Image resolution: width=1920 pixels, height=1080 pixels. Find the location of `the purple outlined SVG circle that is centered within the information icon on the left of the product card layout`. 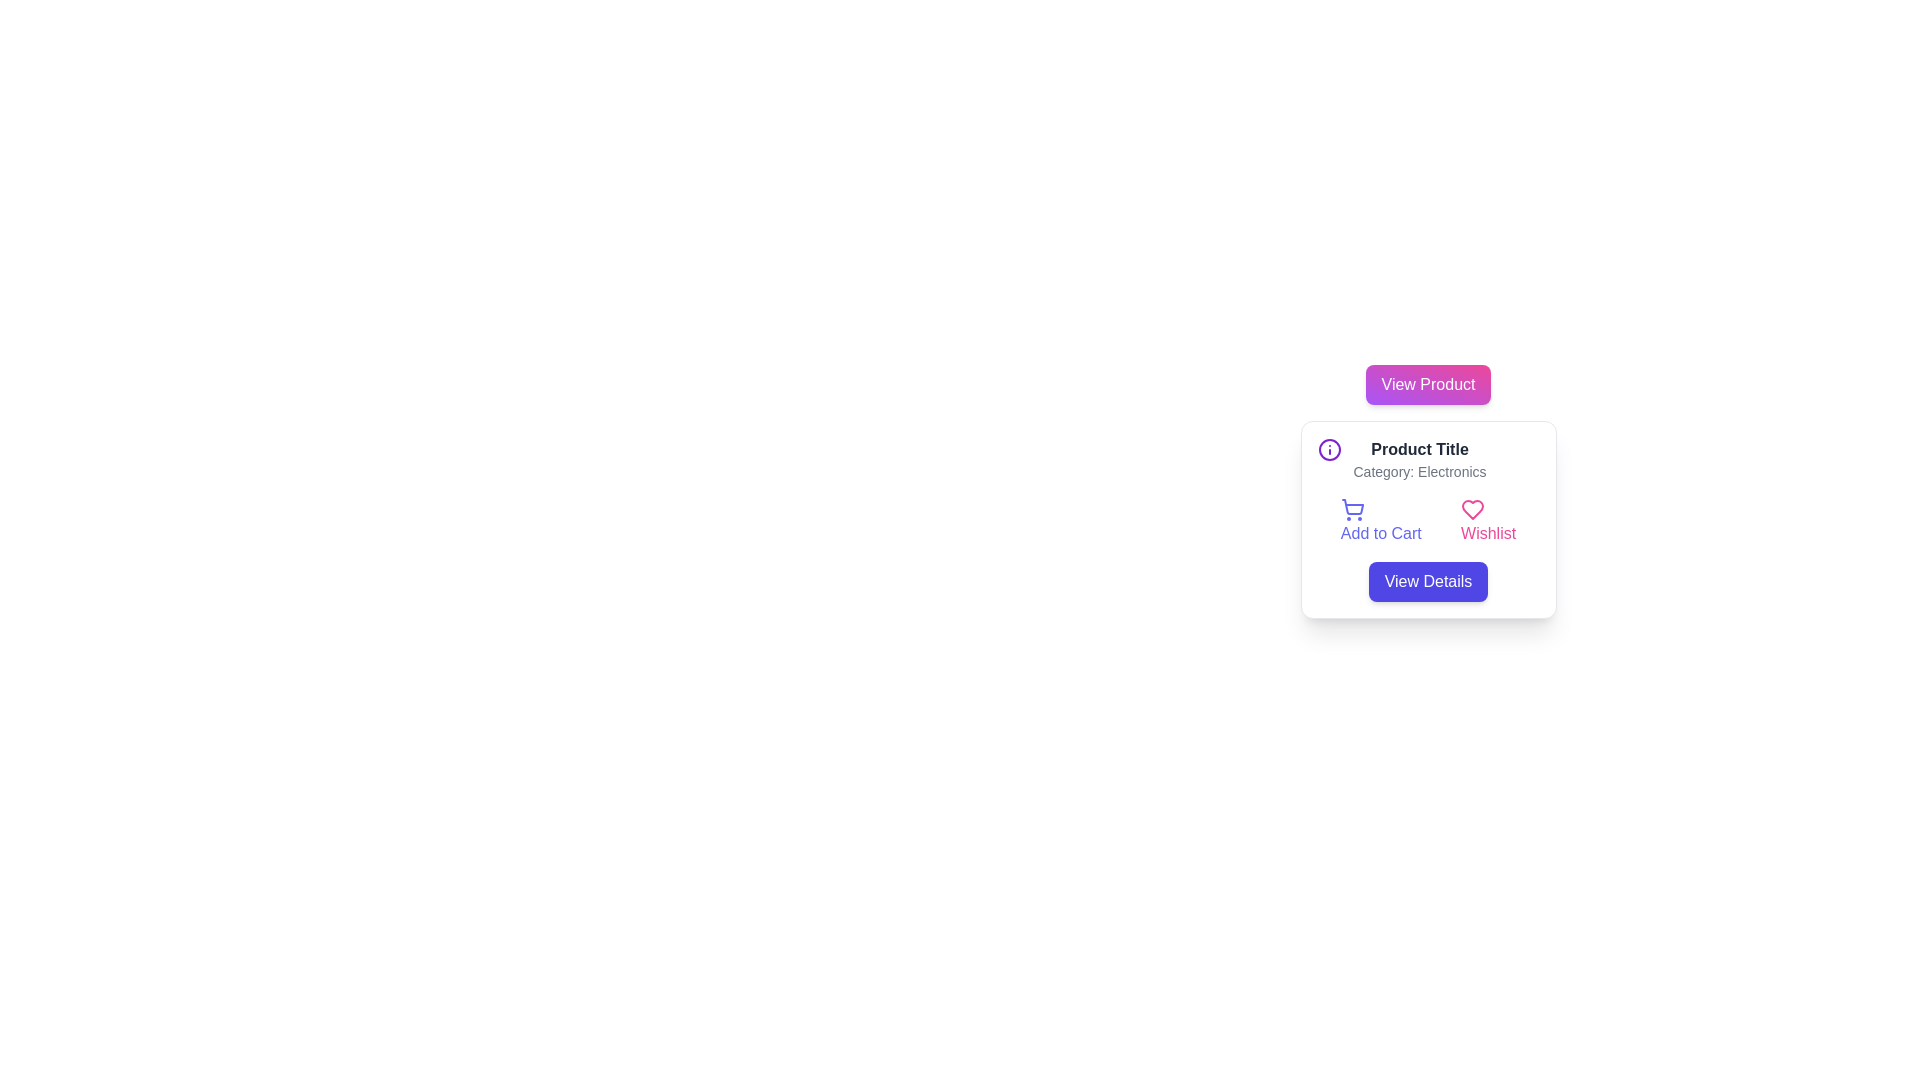

the purple outlined SVG circle that is centered within the information icon on the left of the product card layout is located at coordinates (1329, 450).